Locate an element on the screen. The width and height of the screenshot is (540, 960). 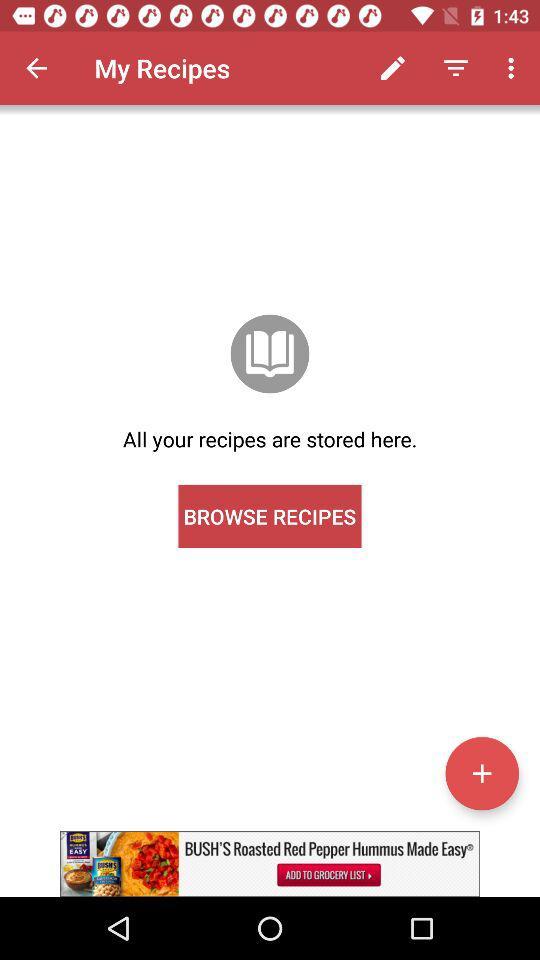
address is located at coordinates (481, 772).